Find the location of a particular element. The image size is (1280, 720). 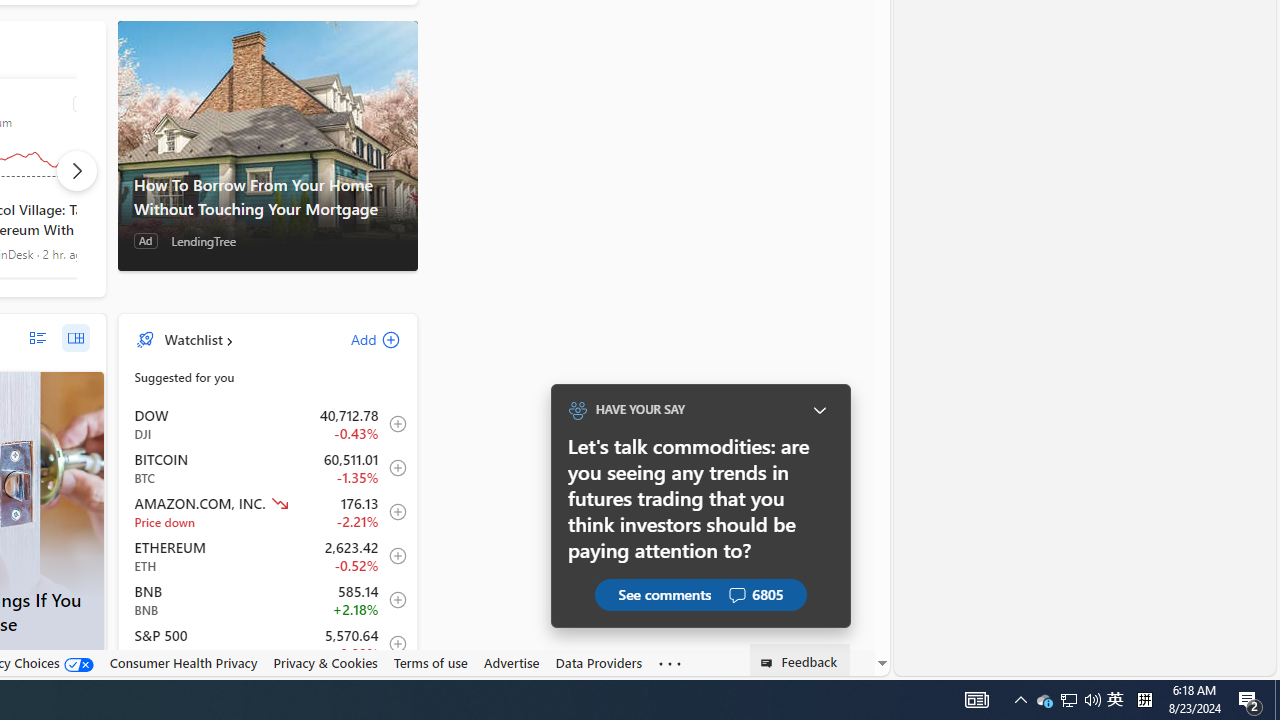

'Advertise' is located at coordinates (511, 662).